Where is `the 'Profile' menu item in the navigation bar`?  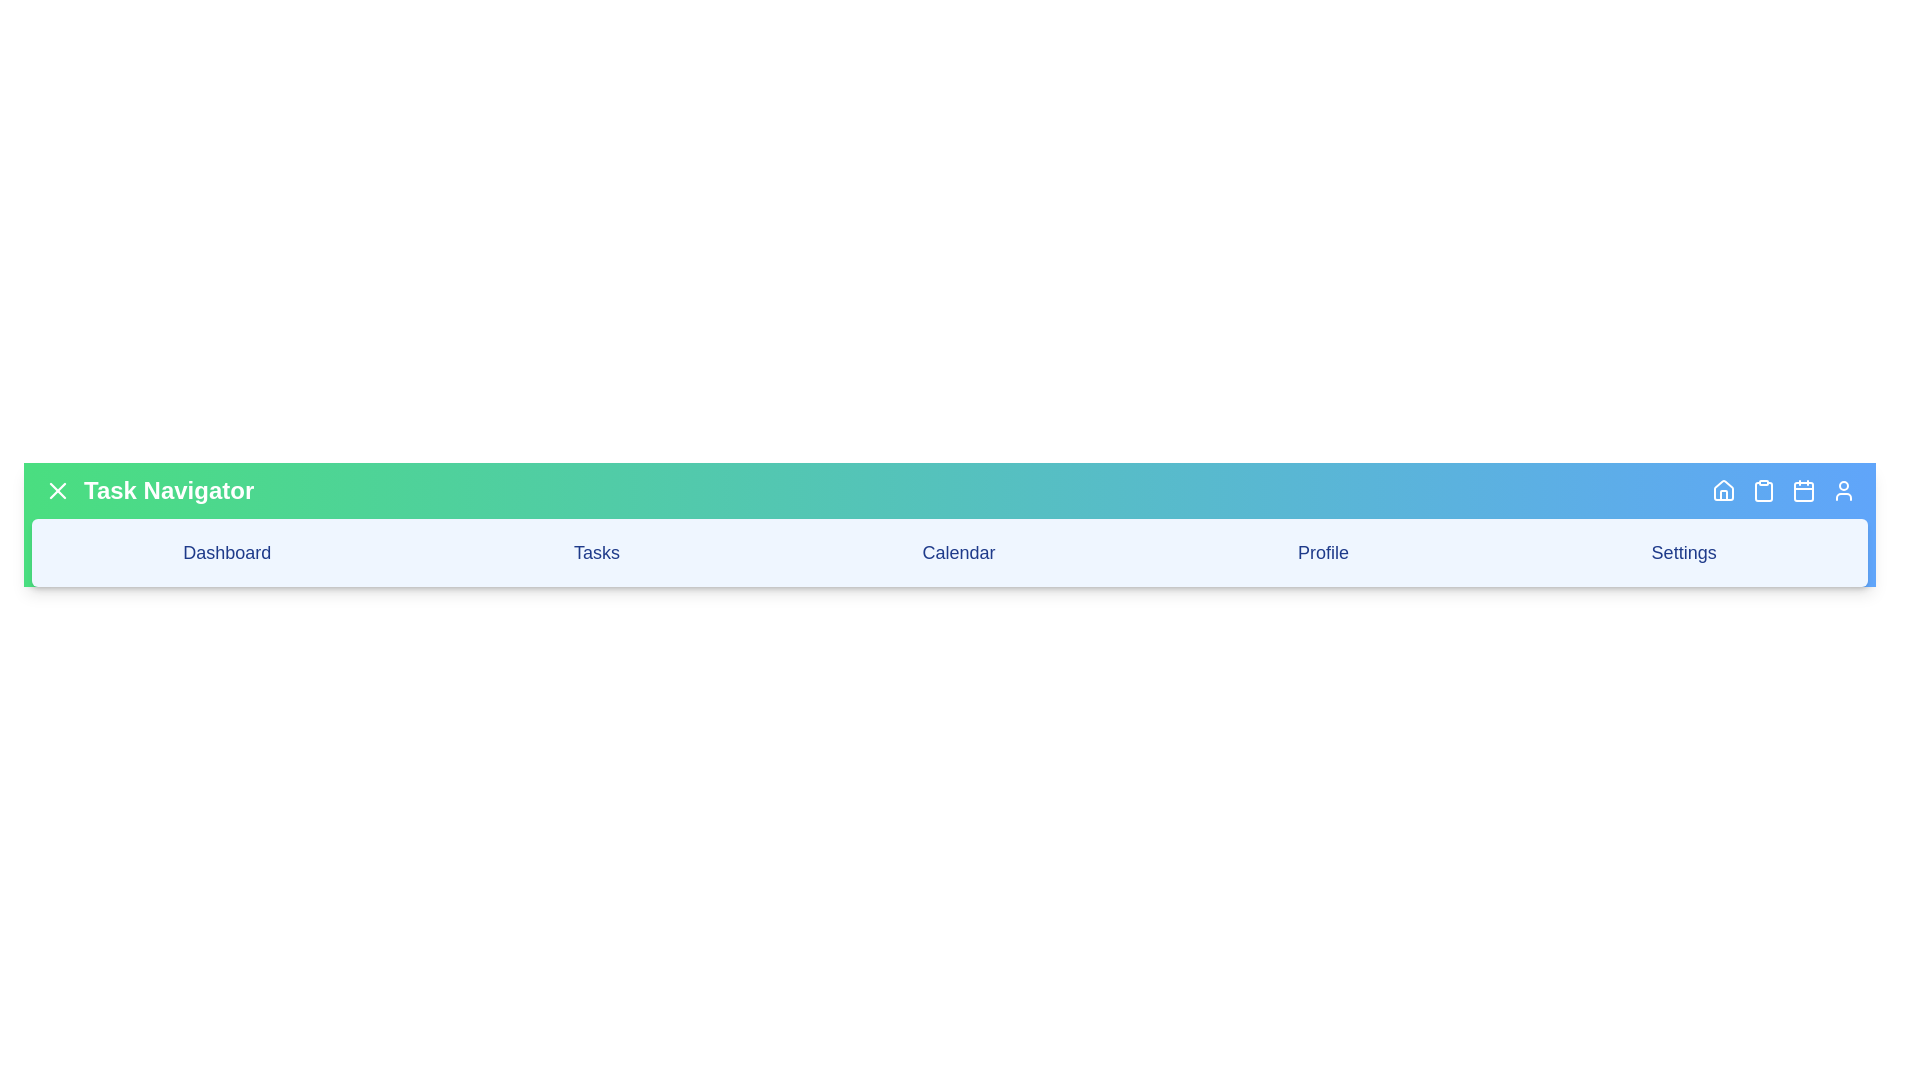
the 'Profile' menu item in the navigation bar is located at coordinates (1323, 552).